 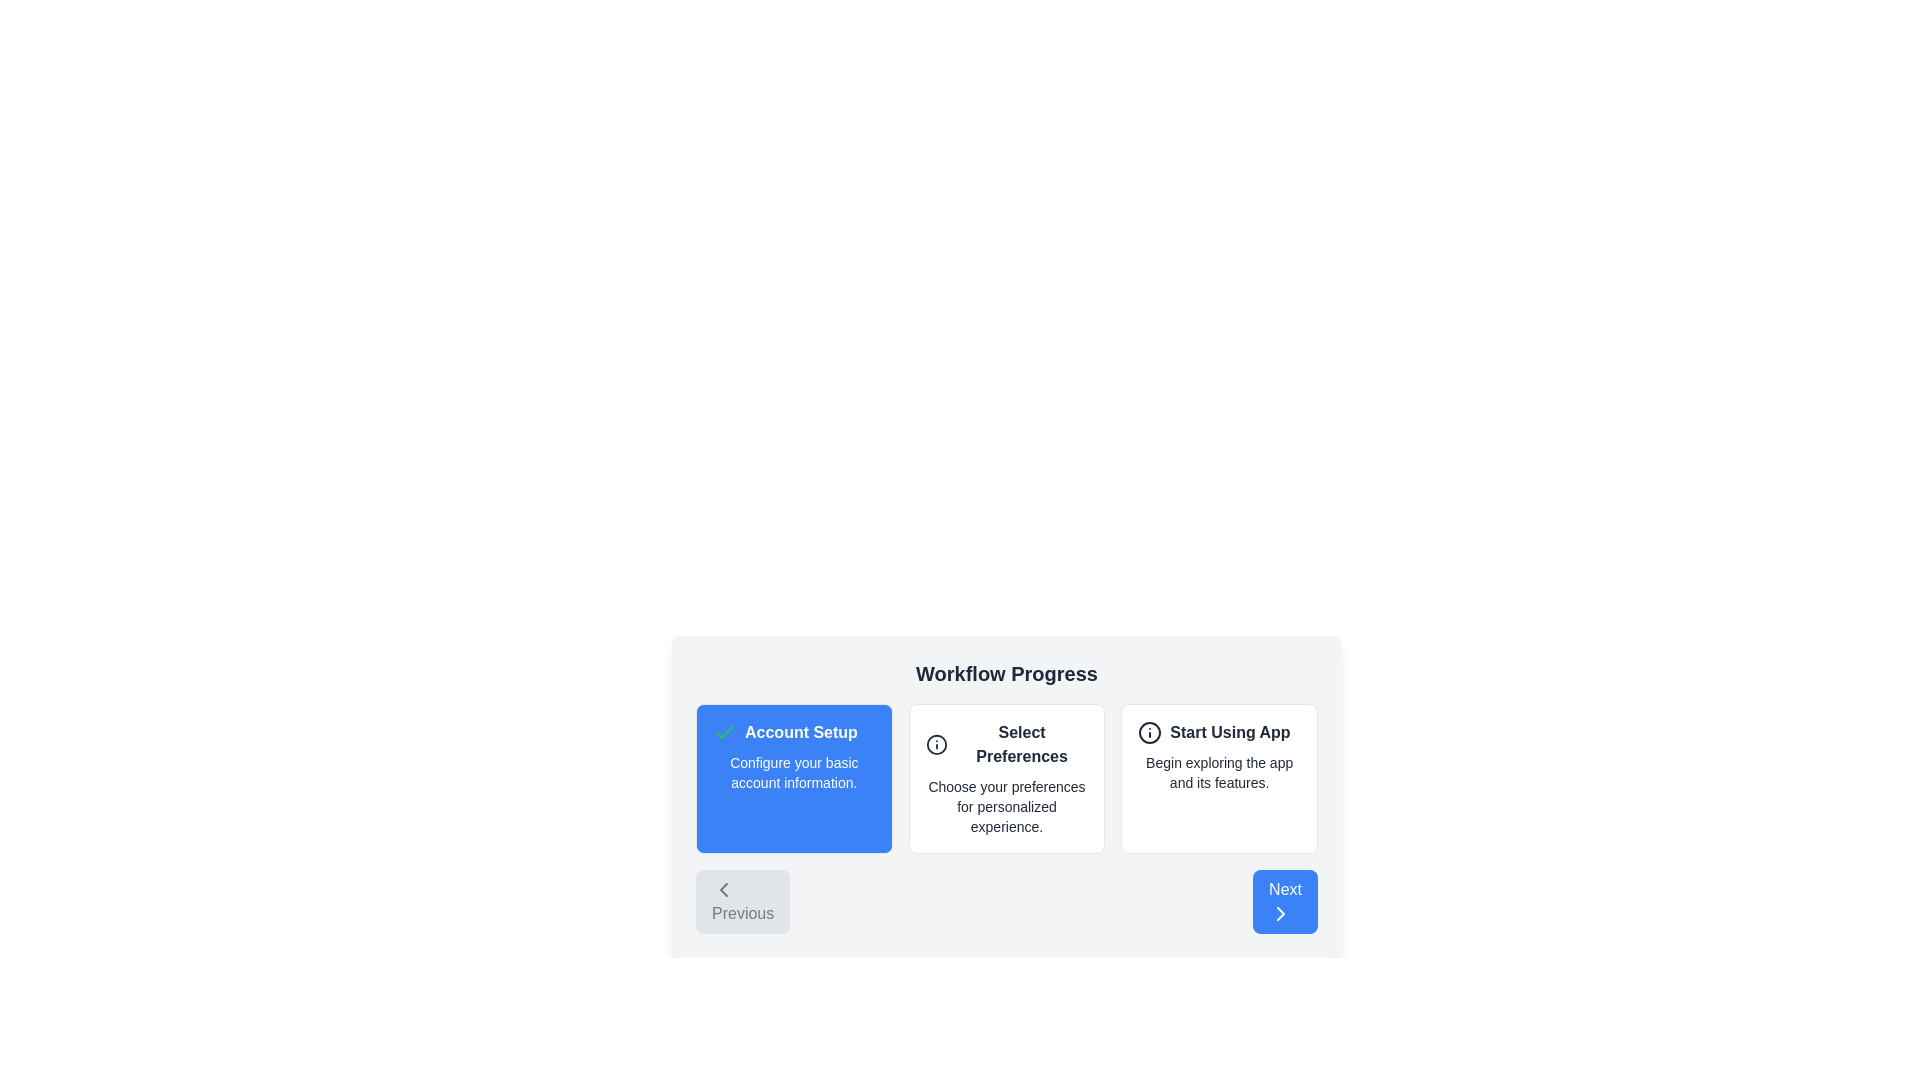 I want to click on the Checkmark icon, which is a green checkmark styled with a rounded cap and joint, positioned to the left of the 'Account Setup' text and above a blue rectangular background, so click(x=723, y=732).